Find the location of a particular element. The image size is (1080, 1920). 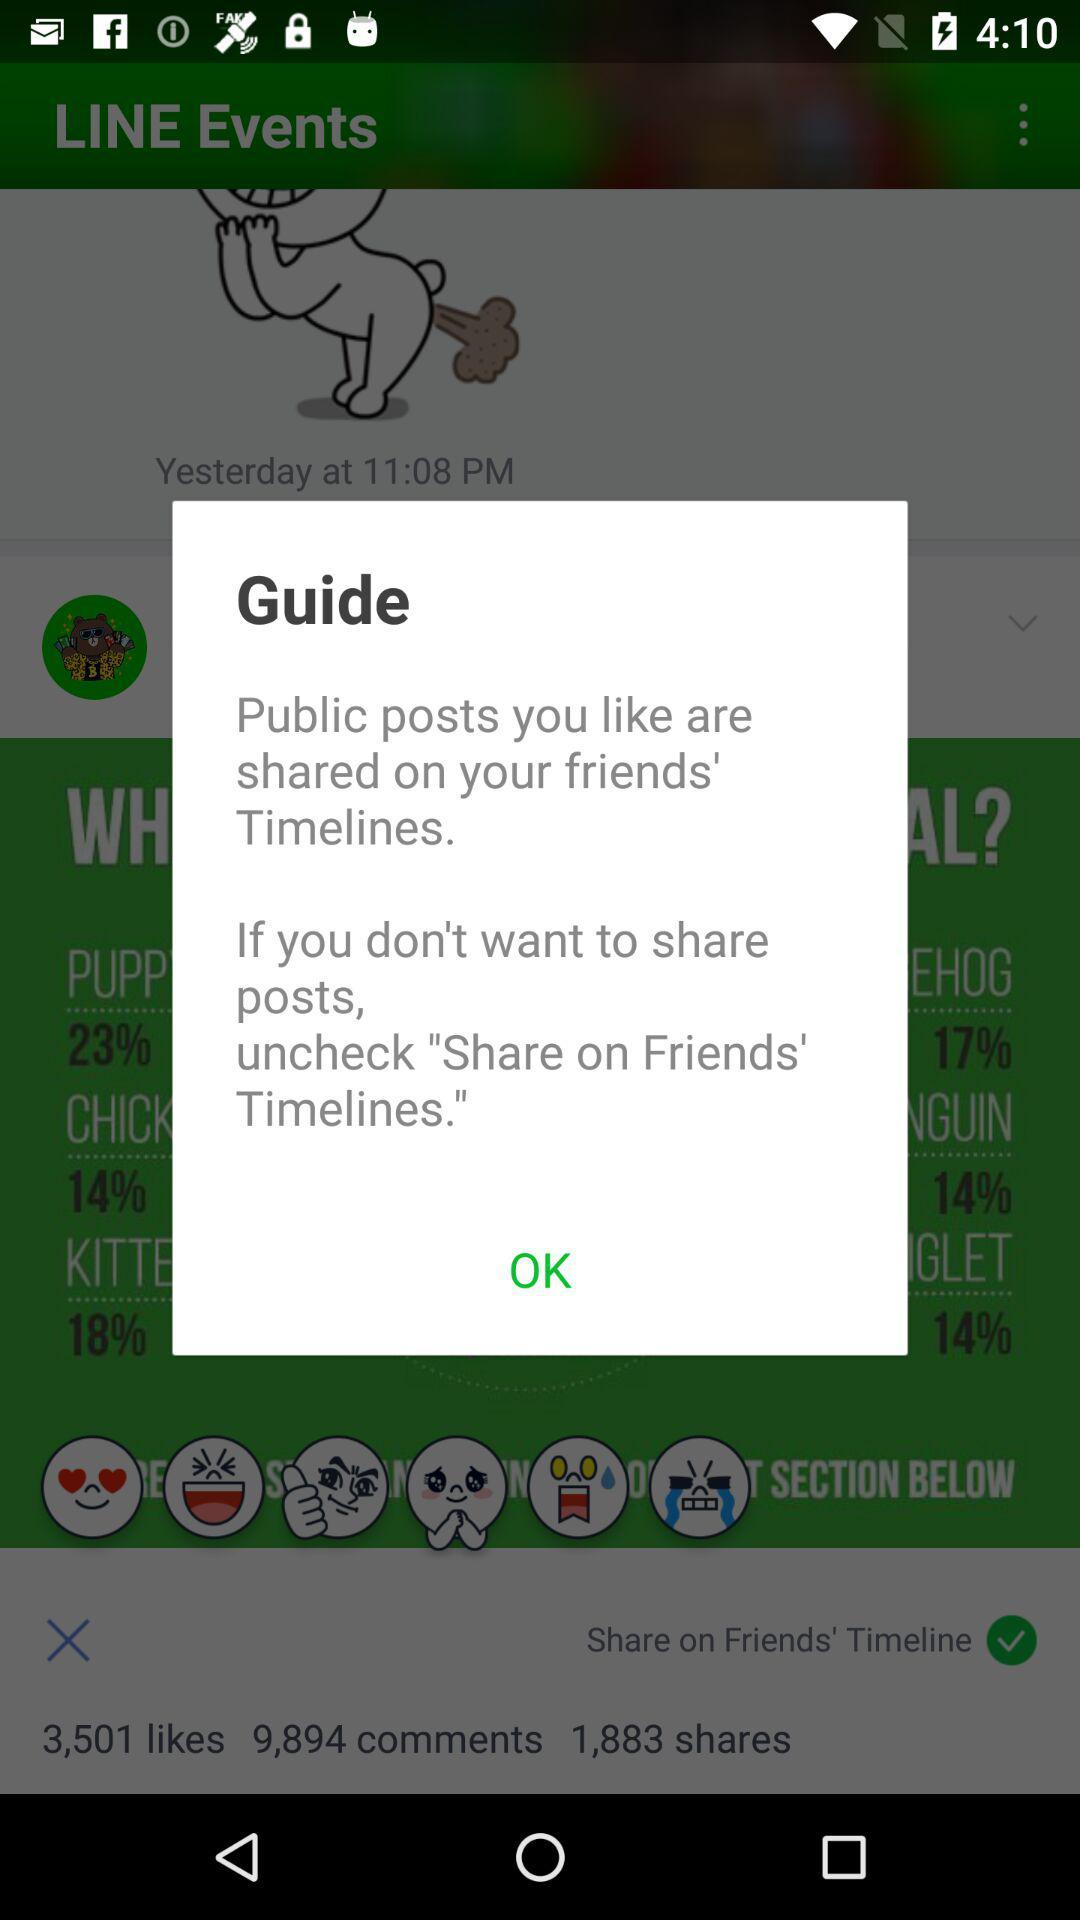

the app below the public posts you icon is located at coordinates (540, 1267).